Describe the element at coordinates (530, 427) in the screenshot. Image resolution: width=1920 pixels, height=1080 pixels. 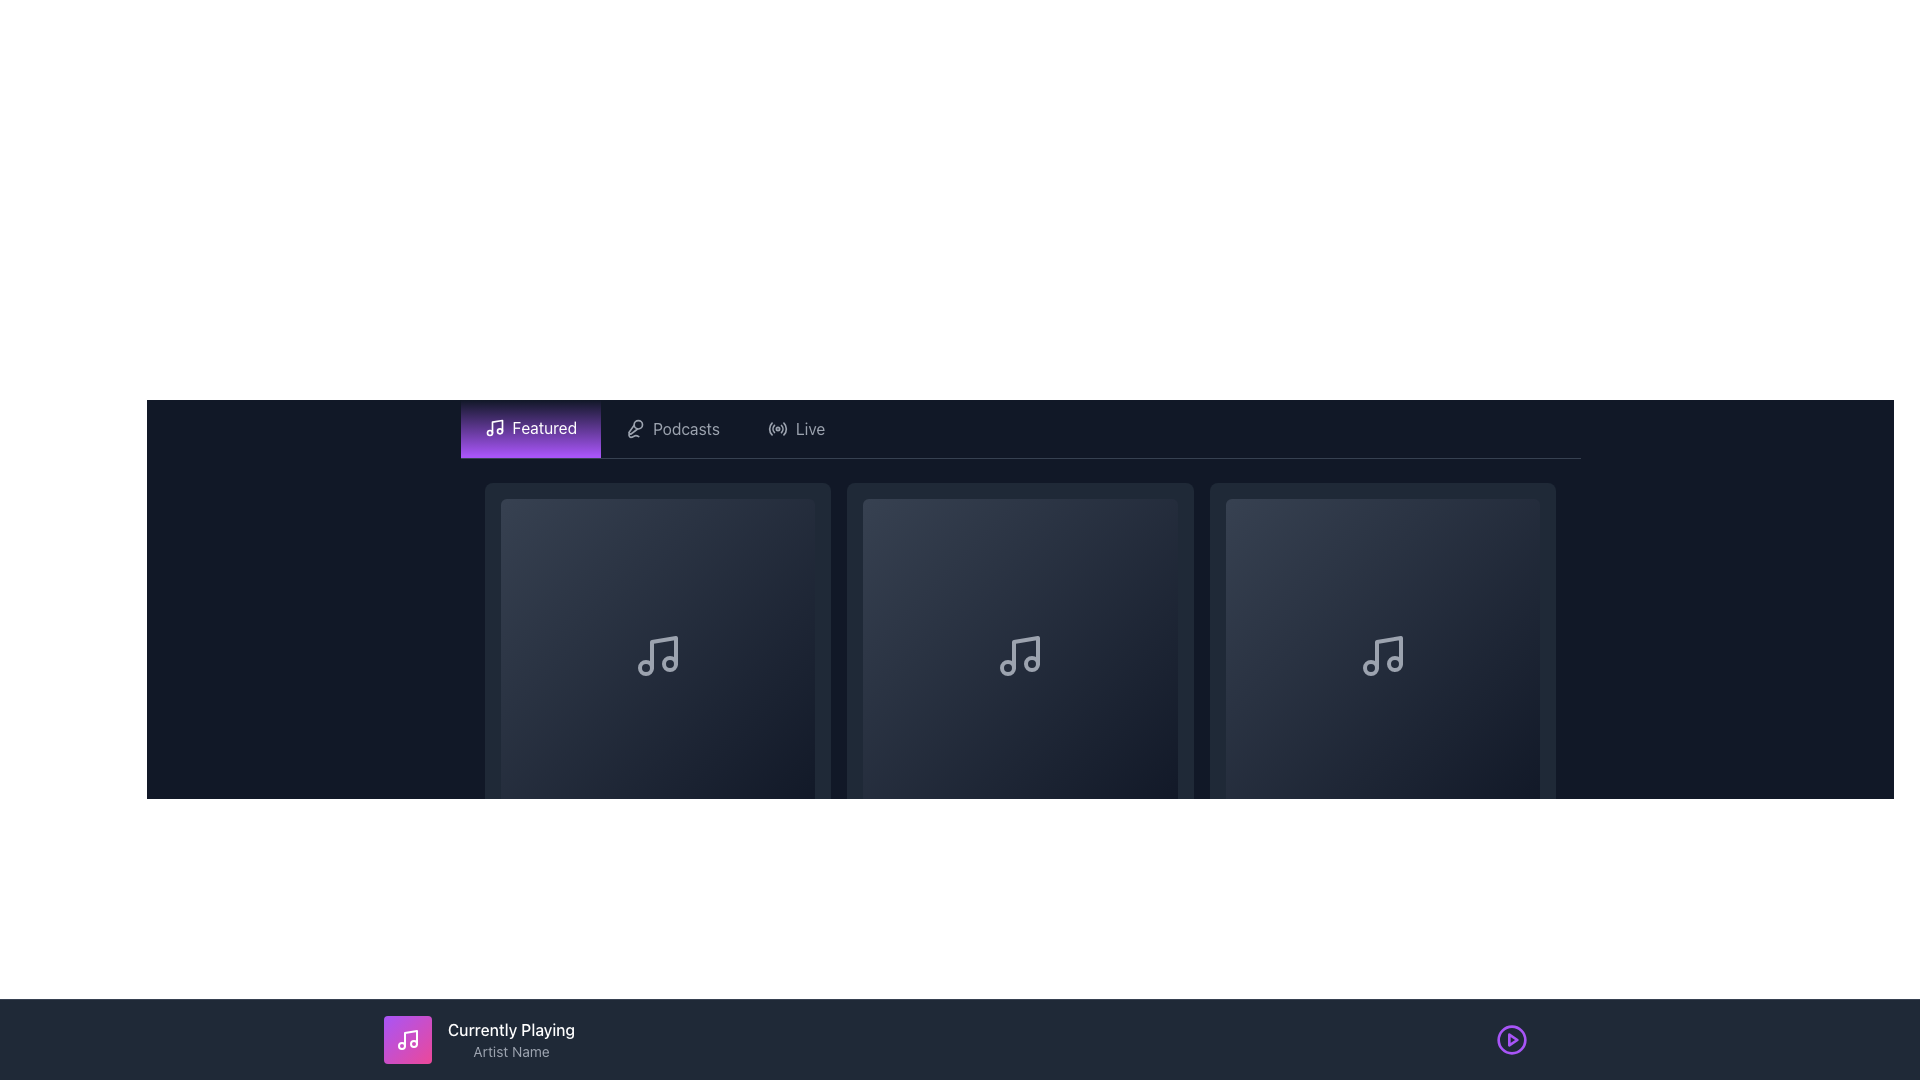
I see `the navigation button located to the immediate left of the 'Podcasts' button` at that location.